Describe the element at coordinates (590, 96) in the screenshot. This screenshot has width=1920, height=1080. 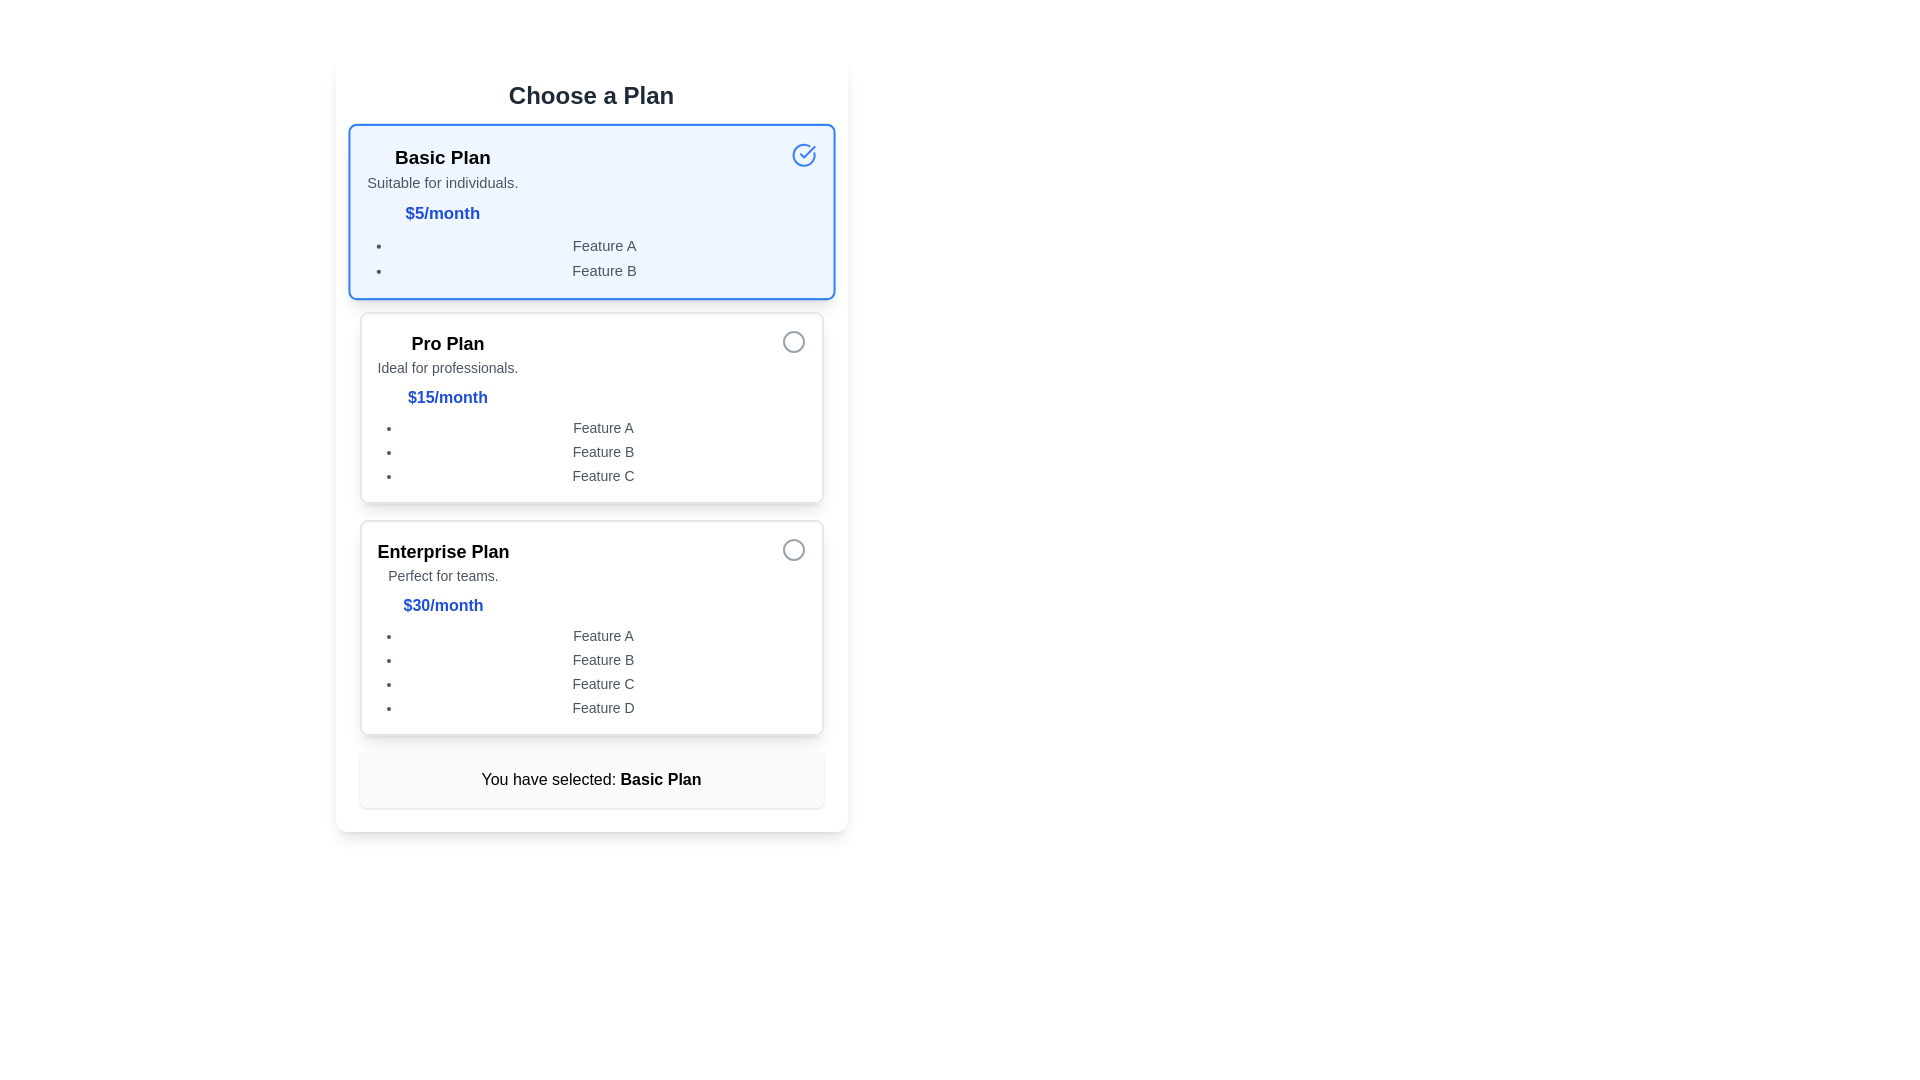
I see `the header text element that serves as the title for the plans section, positioned at the top center of the layout` at that location.